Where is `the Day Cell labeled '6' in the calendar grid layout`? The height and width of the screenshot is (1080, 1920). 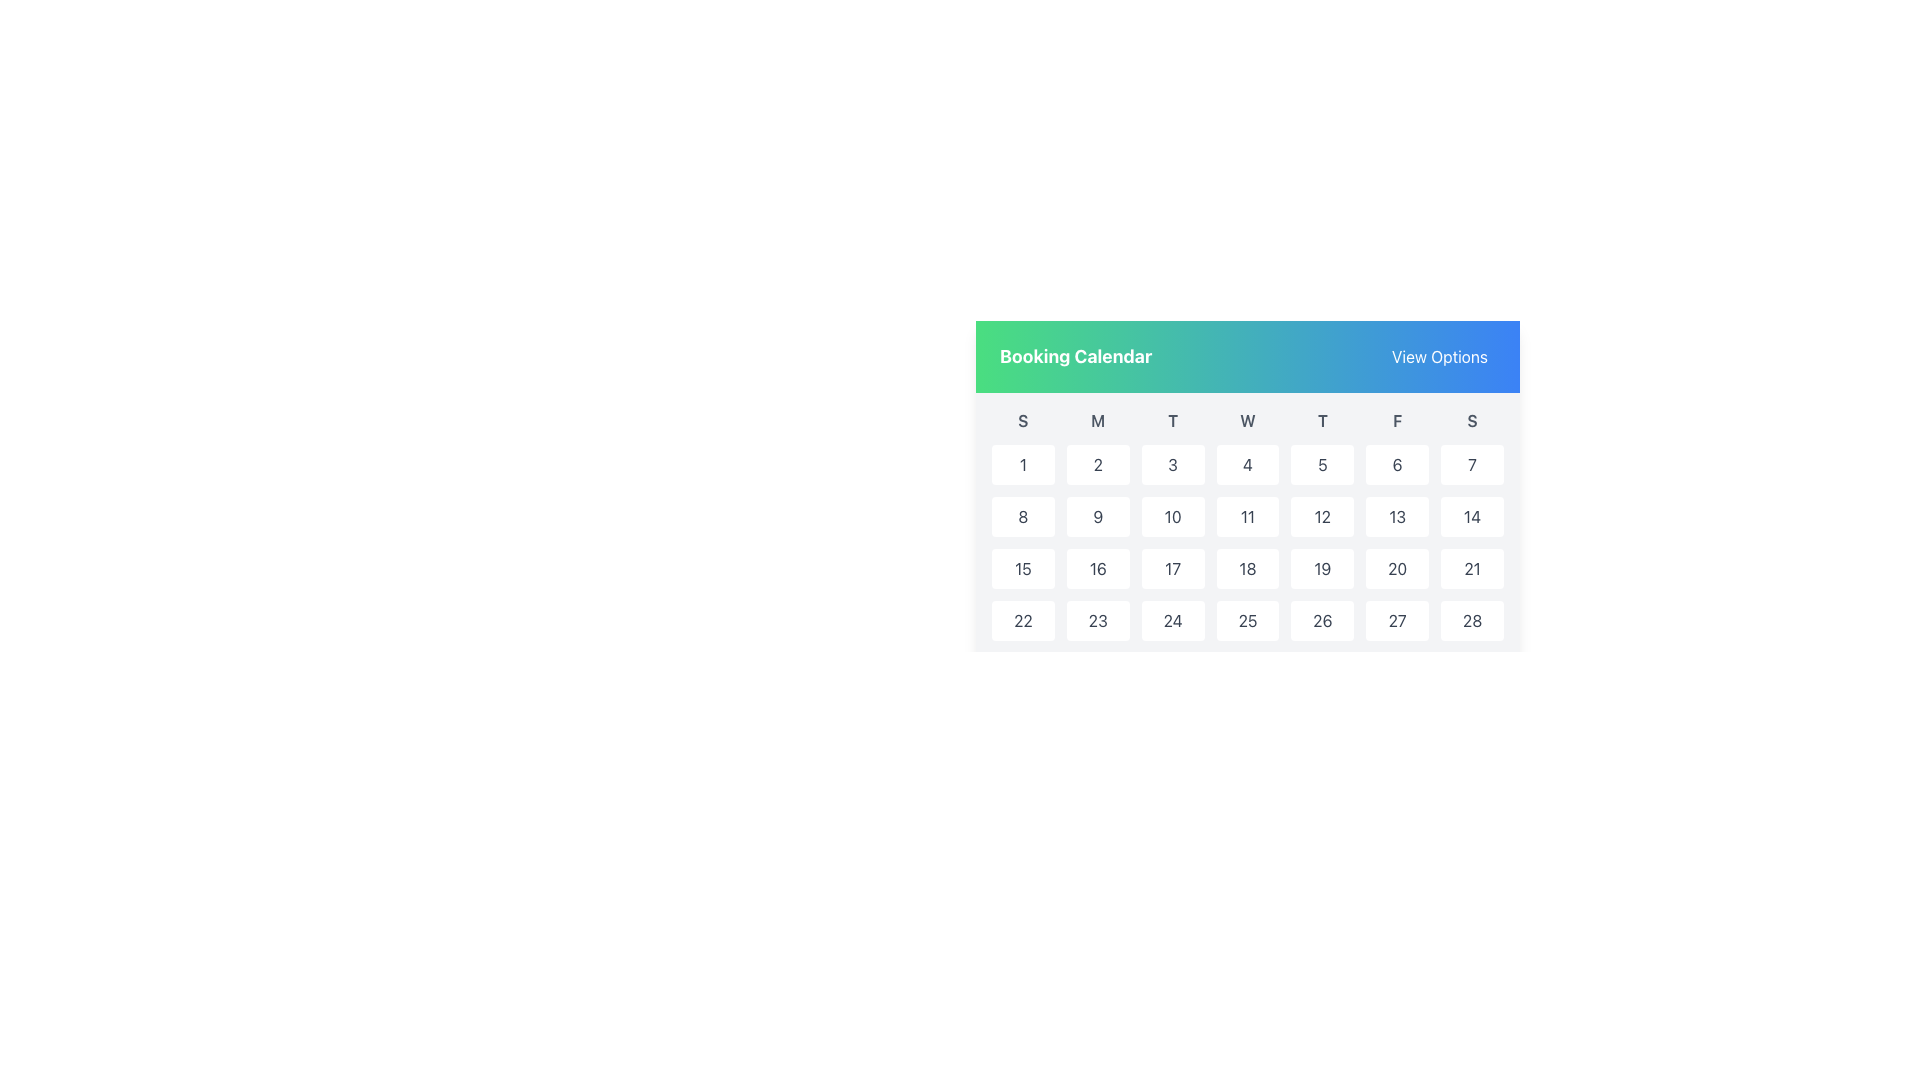 the Day Cell labeled '6' in the calendar grid layout is located at coordinates (1396, 465).